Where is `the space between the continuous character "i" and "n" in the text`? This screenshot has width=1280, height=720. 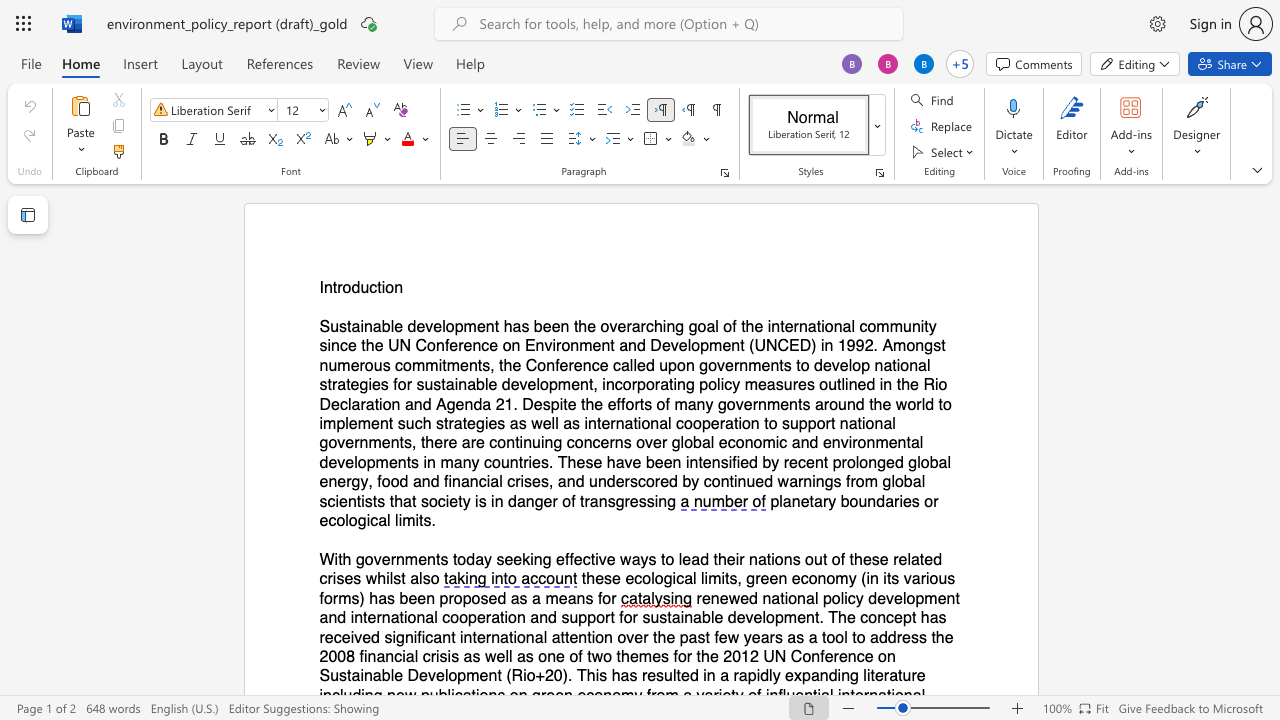 the space between the continuous character "i" and "n" in the text is located at coordinates (535, 559).